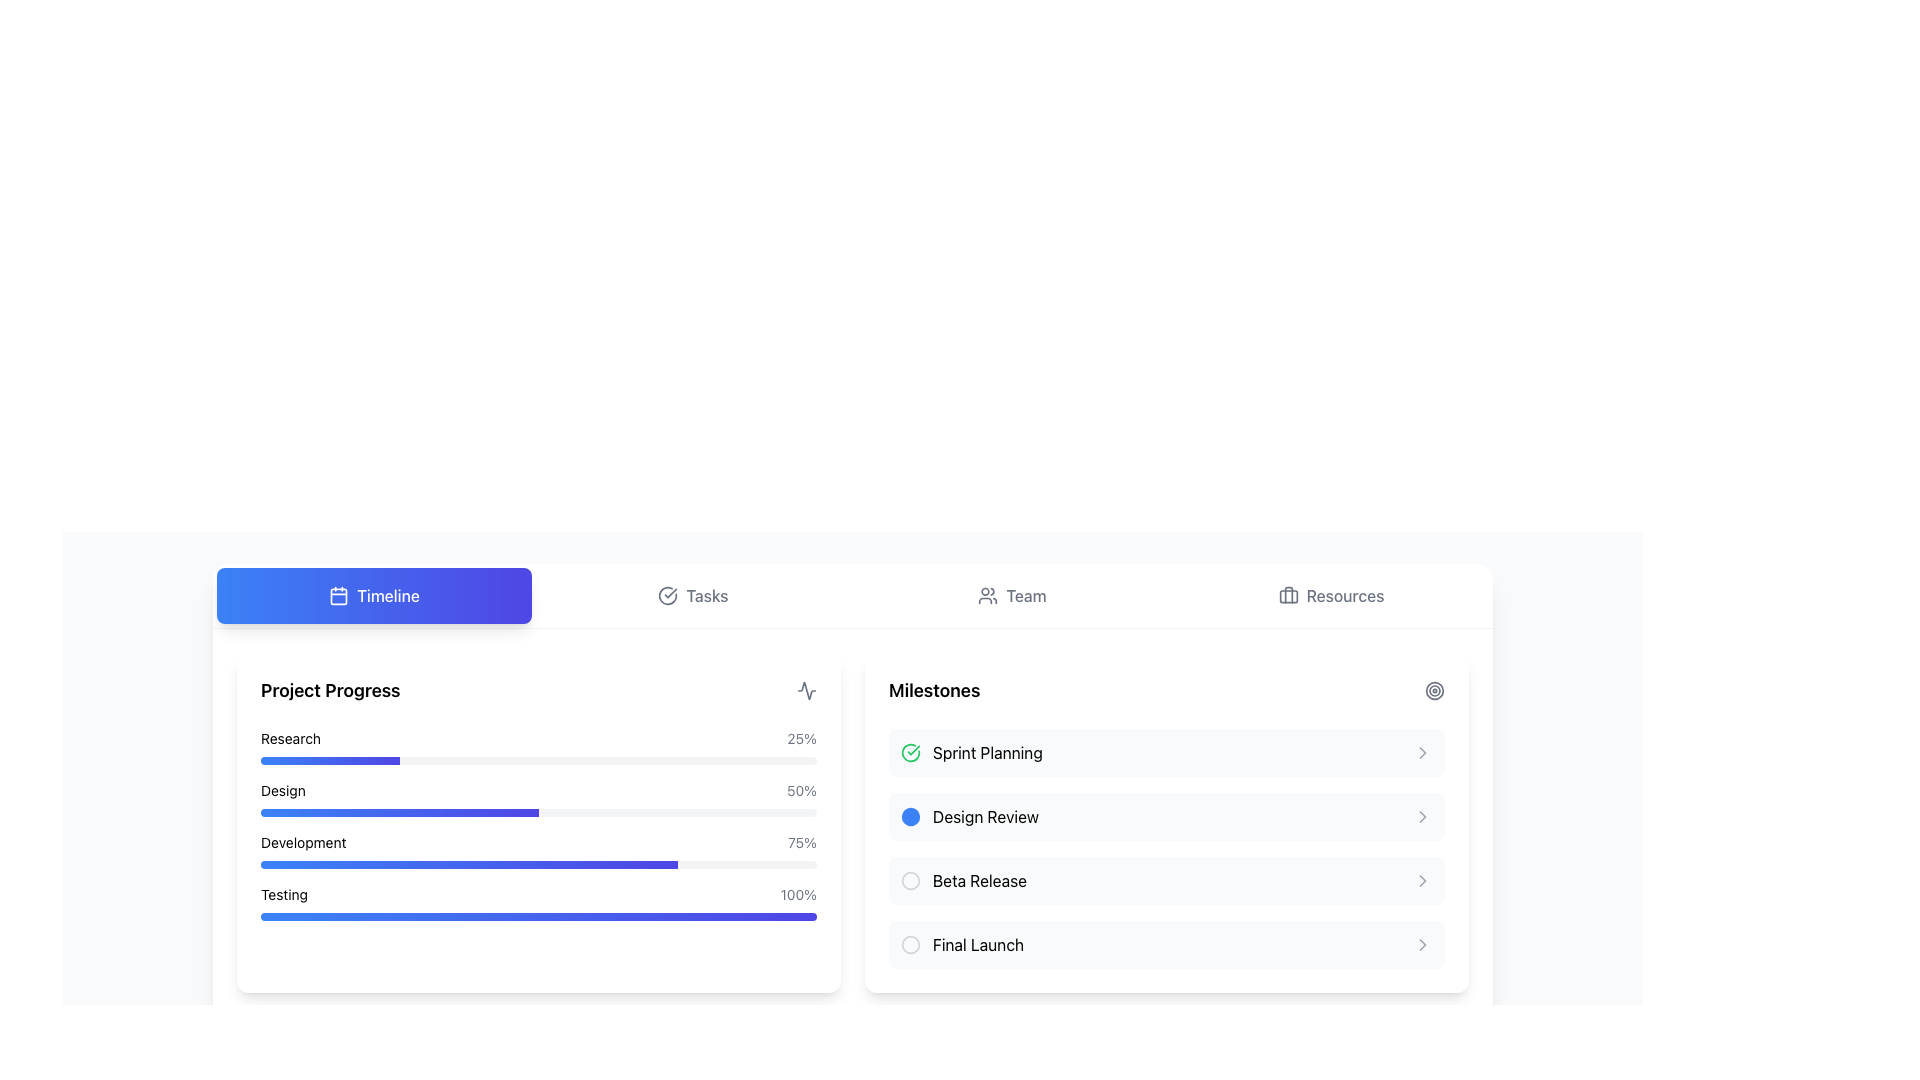 The height and width of the screenshot is (1080, 1920). Describe the element at coordinates (806, 689) in the screenshot. I see `the small gray SVG icon resembling an activity graph located near the top-right corner of the 'Project Progress' section` at that location.